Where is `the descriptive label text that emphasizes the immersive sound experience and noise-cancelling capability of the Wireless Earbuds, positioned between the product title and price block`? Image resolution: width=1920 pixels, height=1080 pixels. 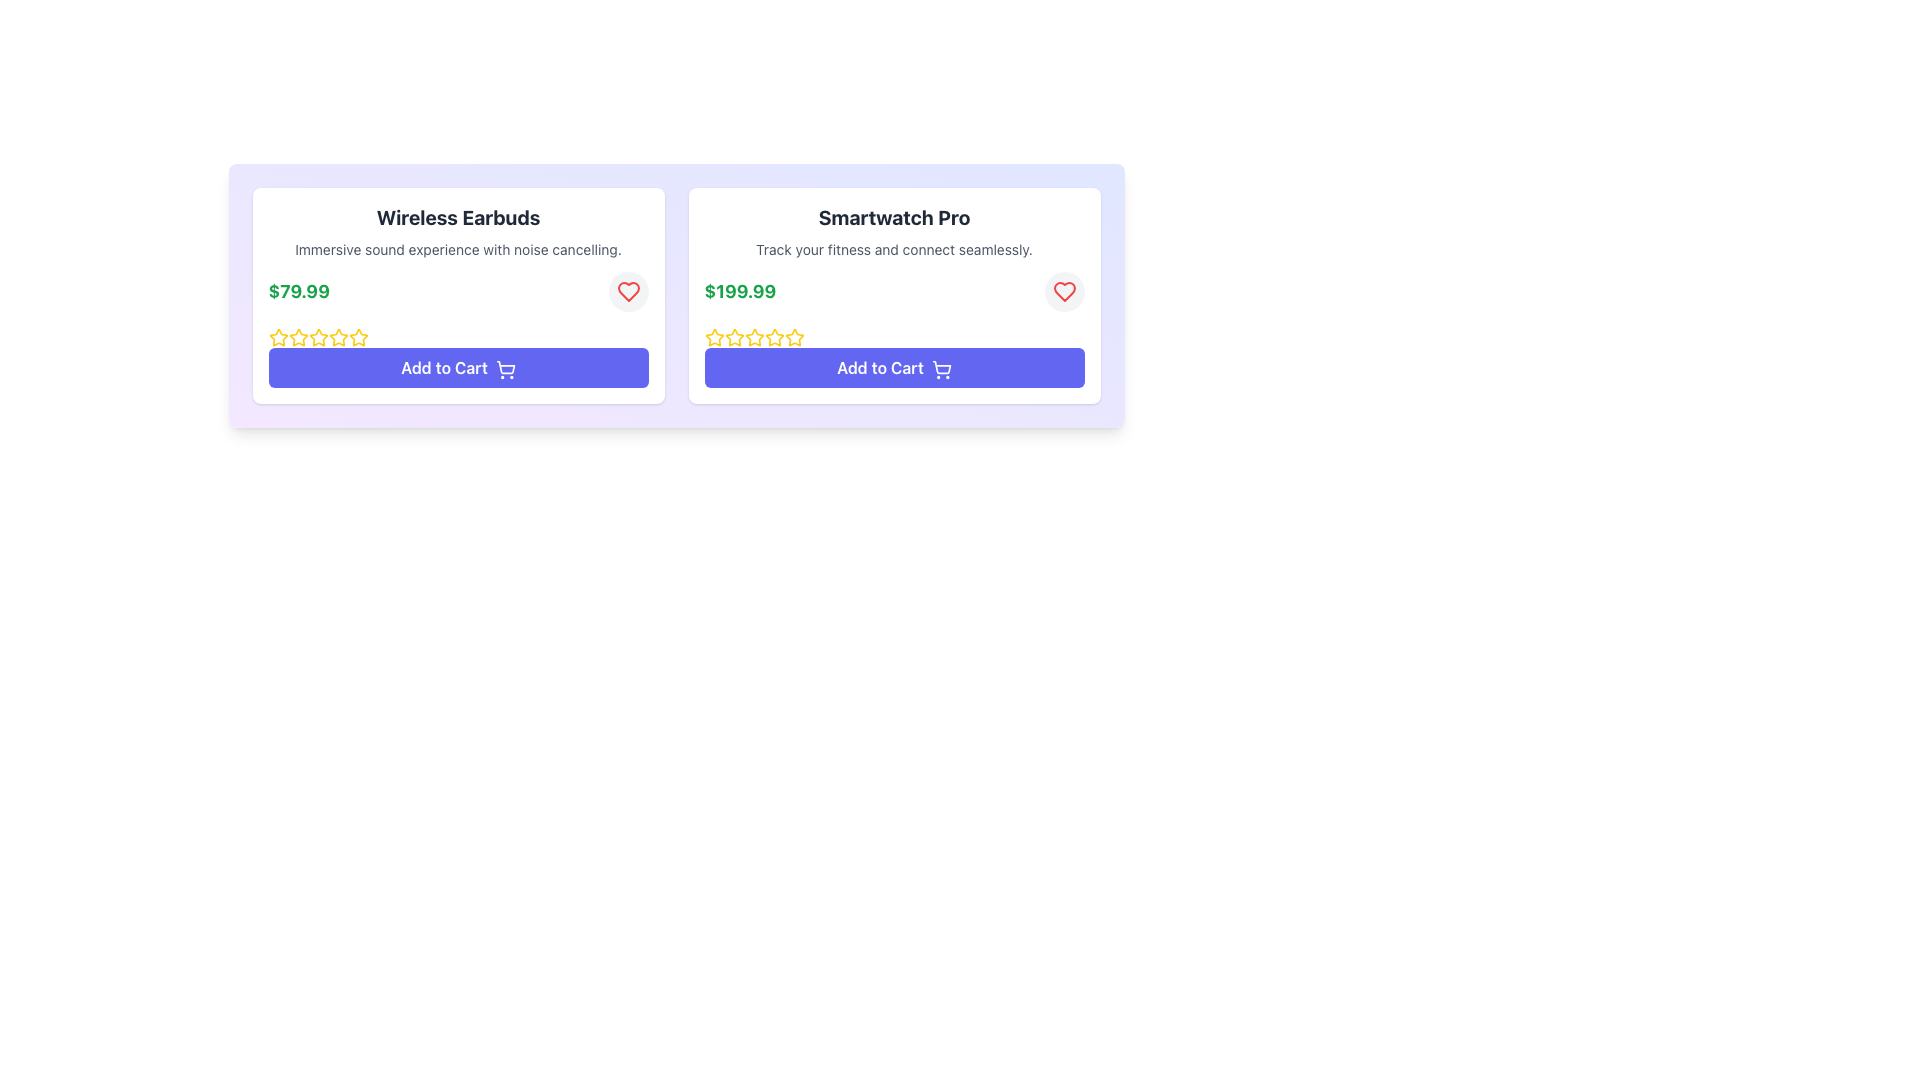 the descriptive label text that emphasizes the immersive sound experience and noise-cancelling capability of the Wireless Earbuds, positioned between the product title and price block is located at coordinates (457, 249).